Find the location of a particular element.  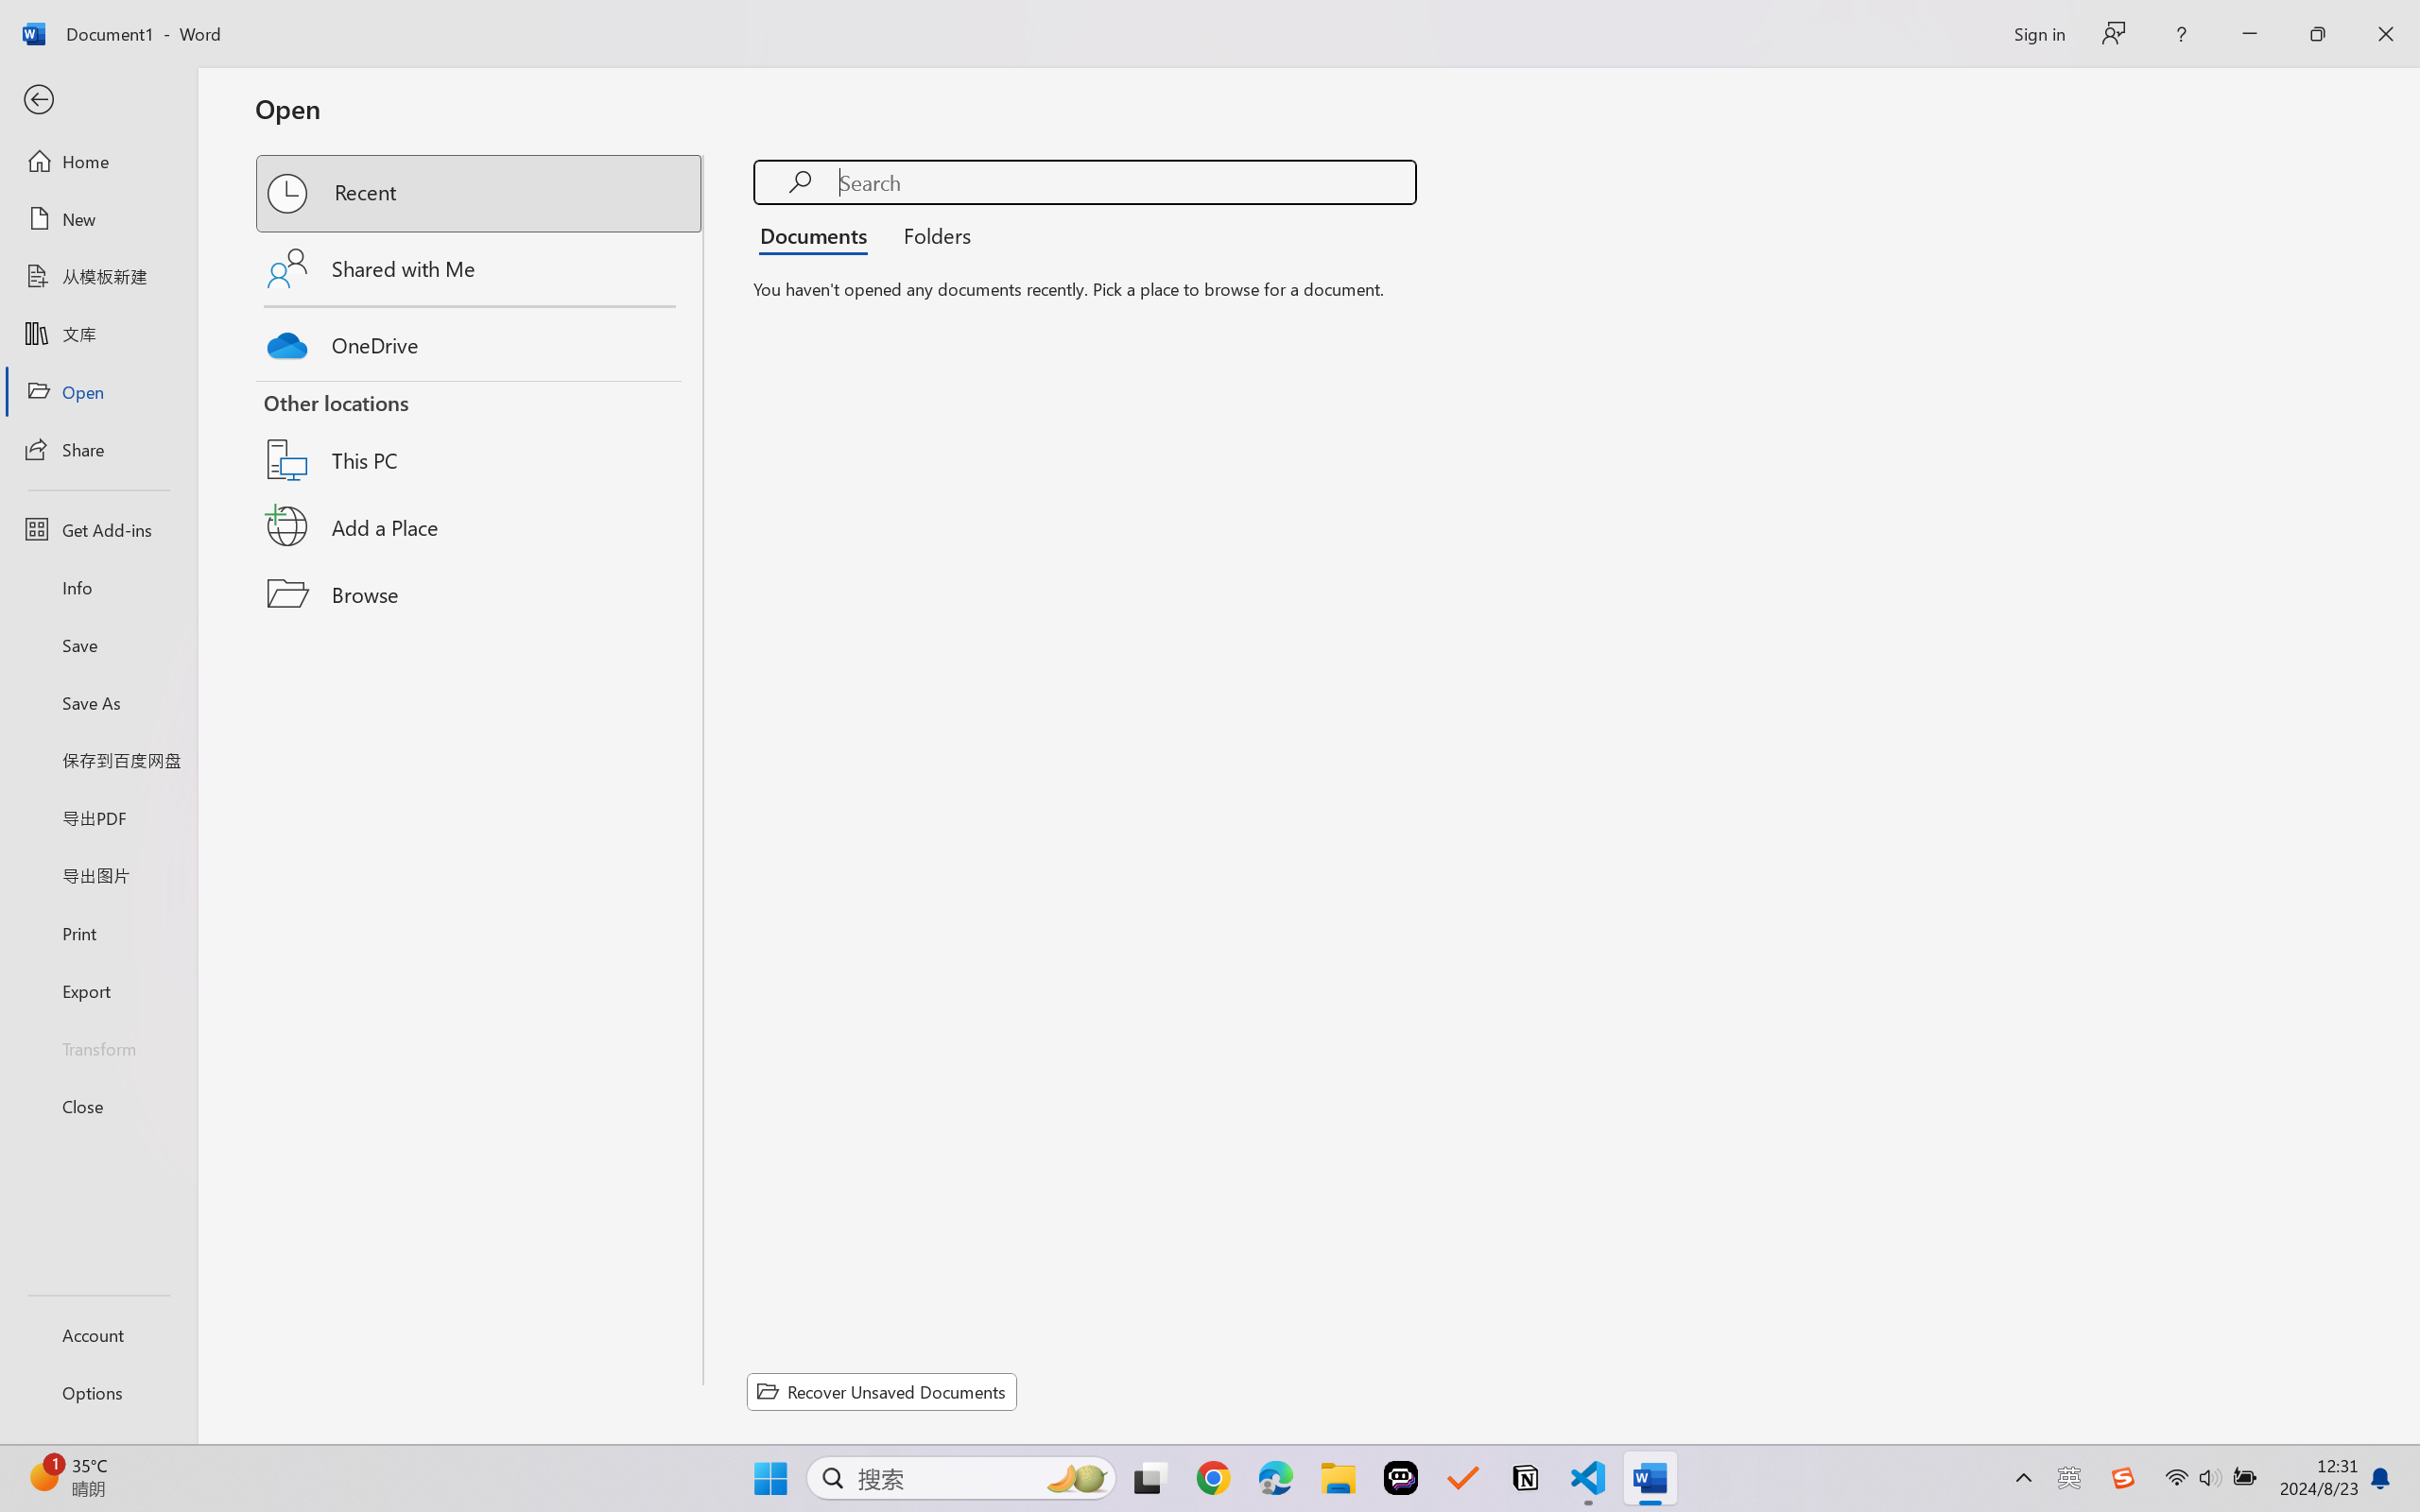

'Account' is located at coordinates (97, 1334).